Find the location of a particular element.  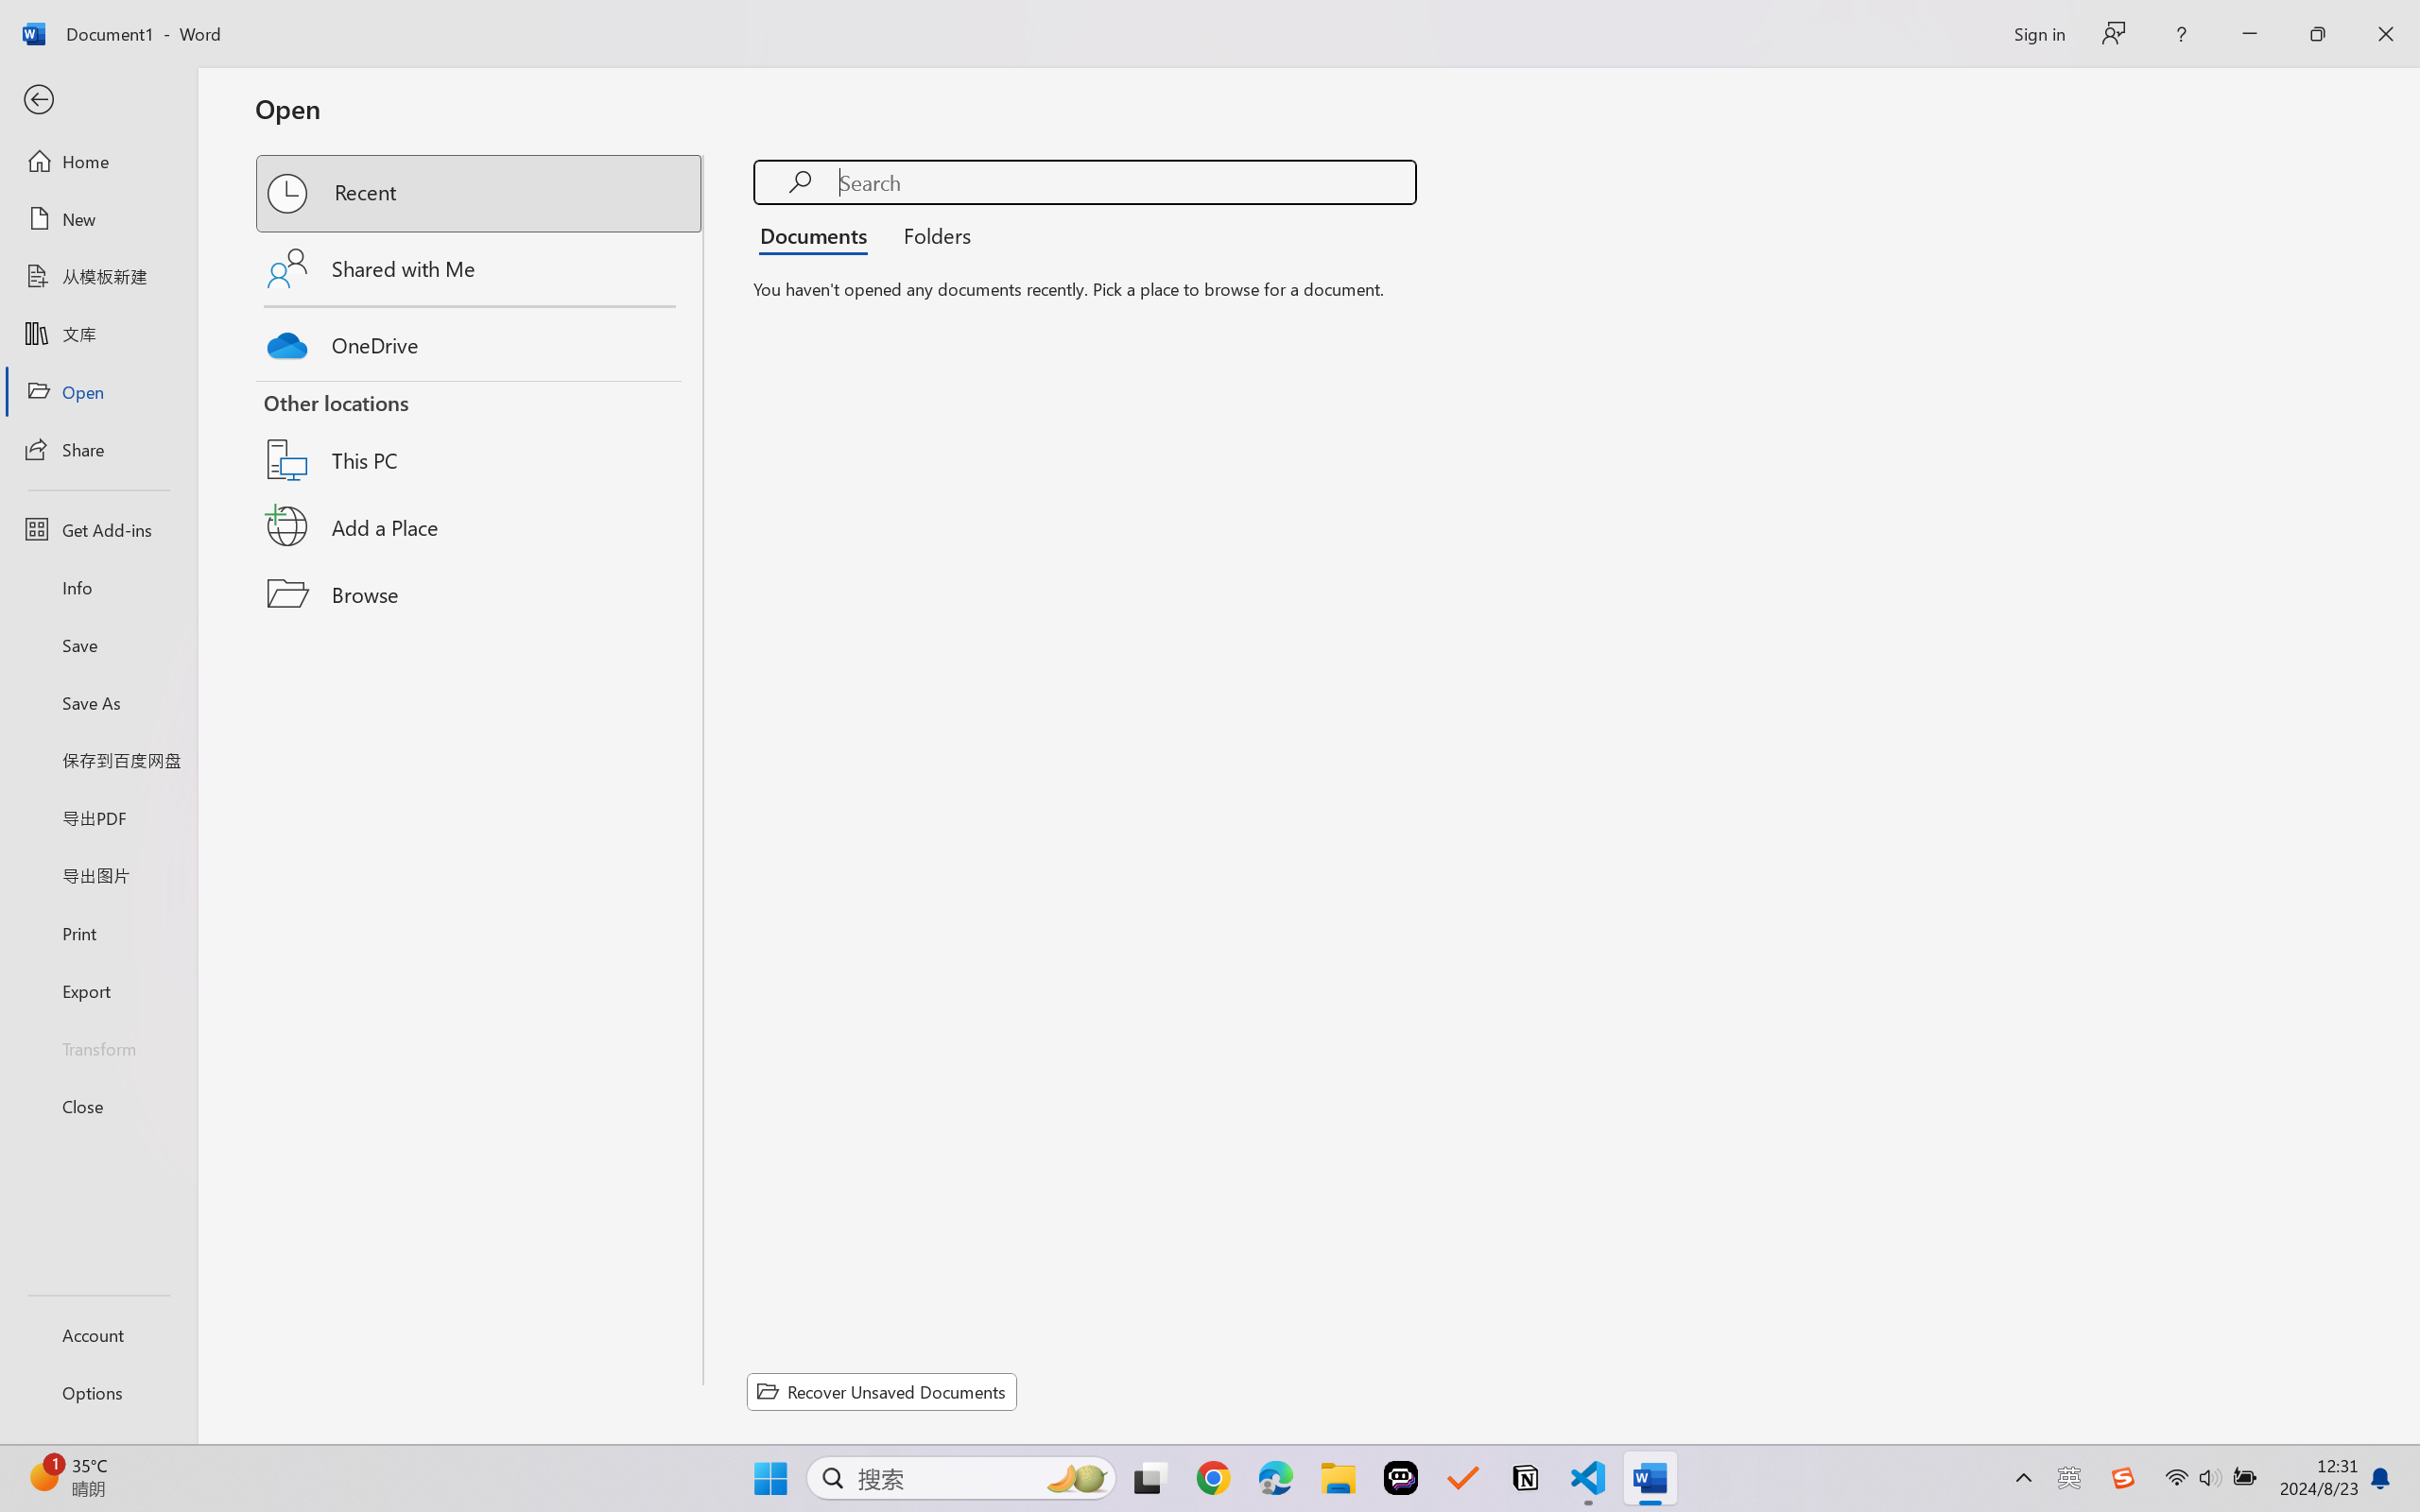

'Account' is located at coordinates (97, 1334).